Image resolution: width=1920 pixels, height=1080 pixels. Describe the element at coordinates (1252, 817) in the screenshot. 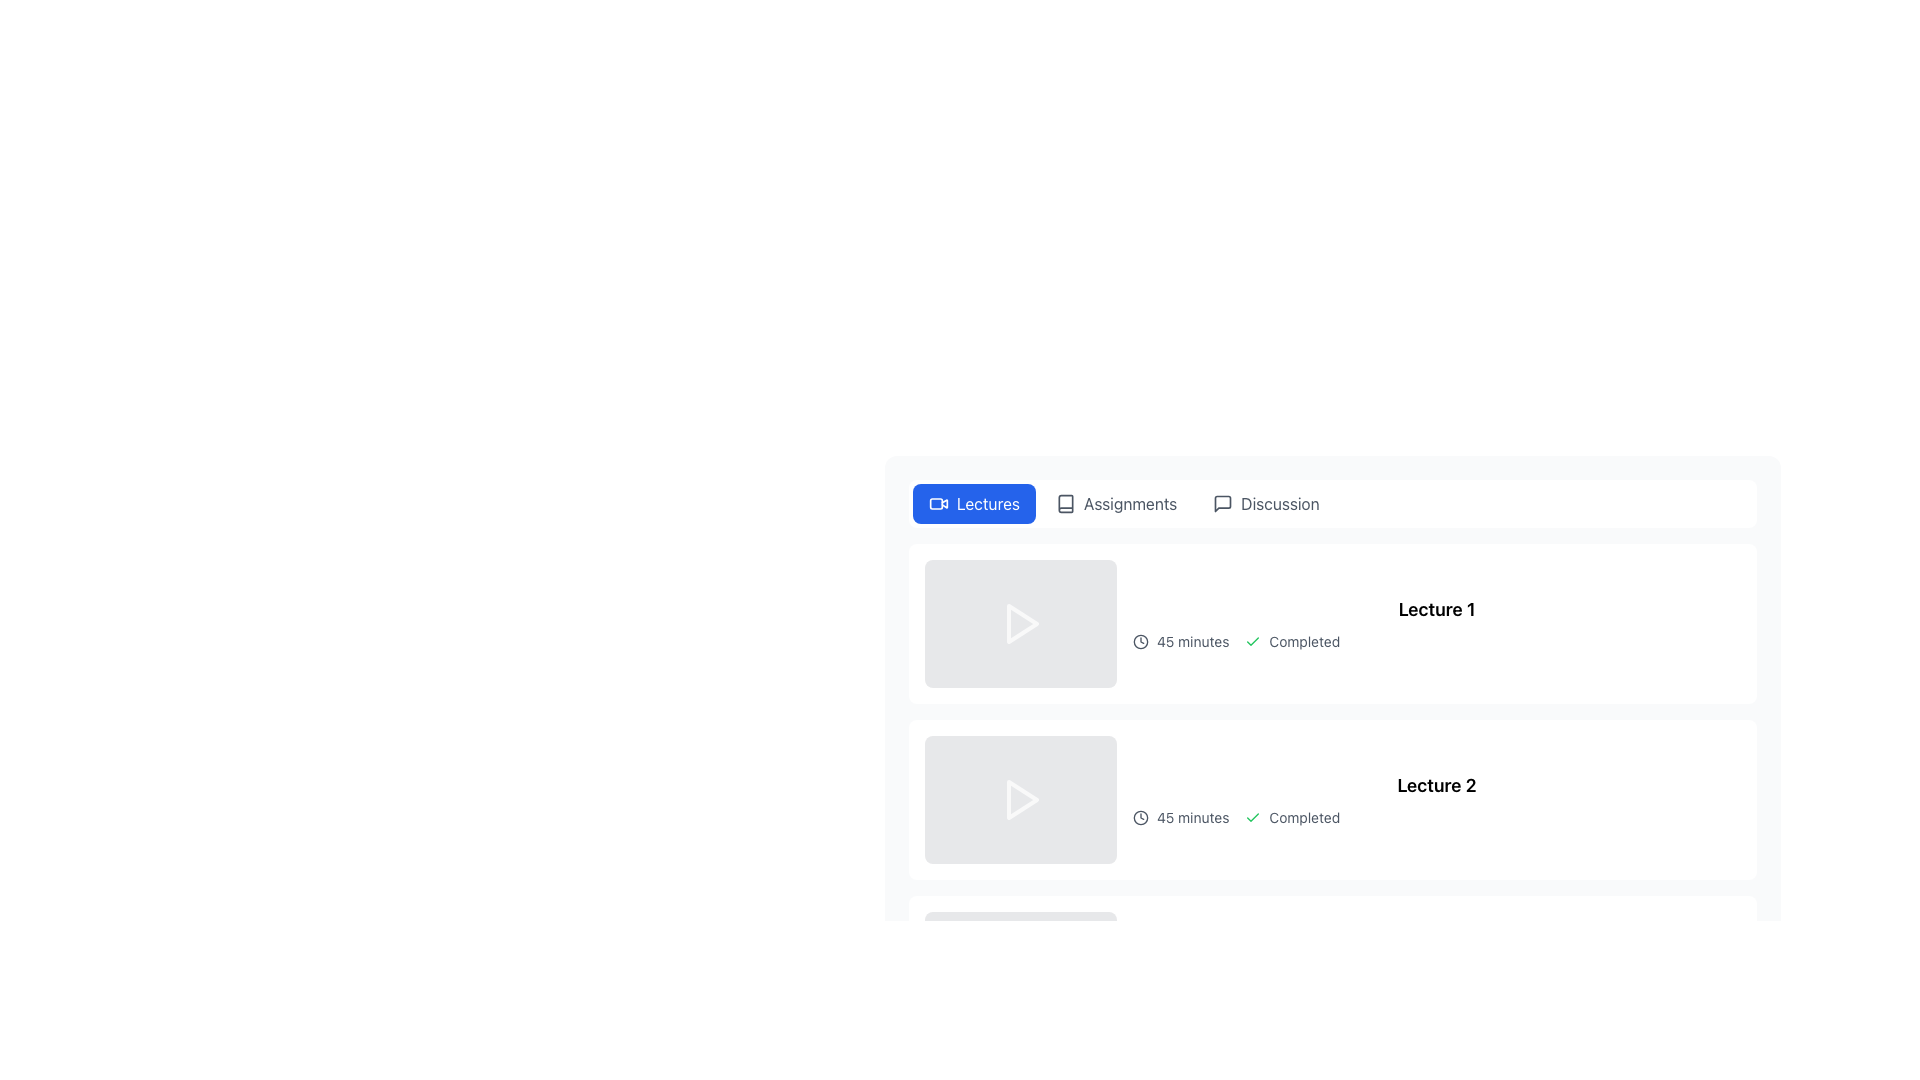

I see `the green checkmark icon located between the '45 minutes' and 'Completed' texts in the lecture information row for 'Lecture 1'` at that location.